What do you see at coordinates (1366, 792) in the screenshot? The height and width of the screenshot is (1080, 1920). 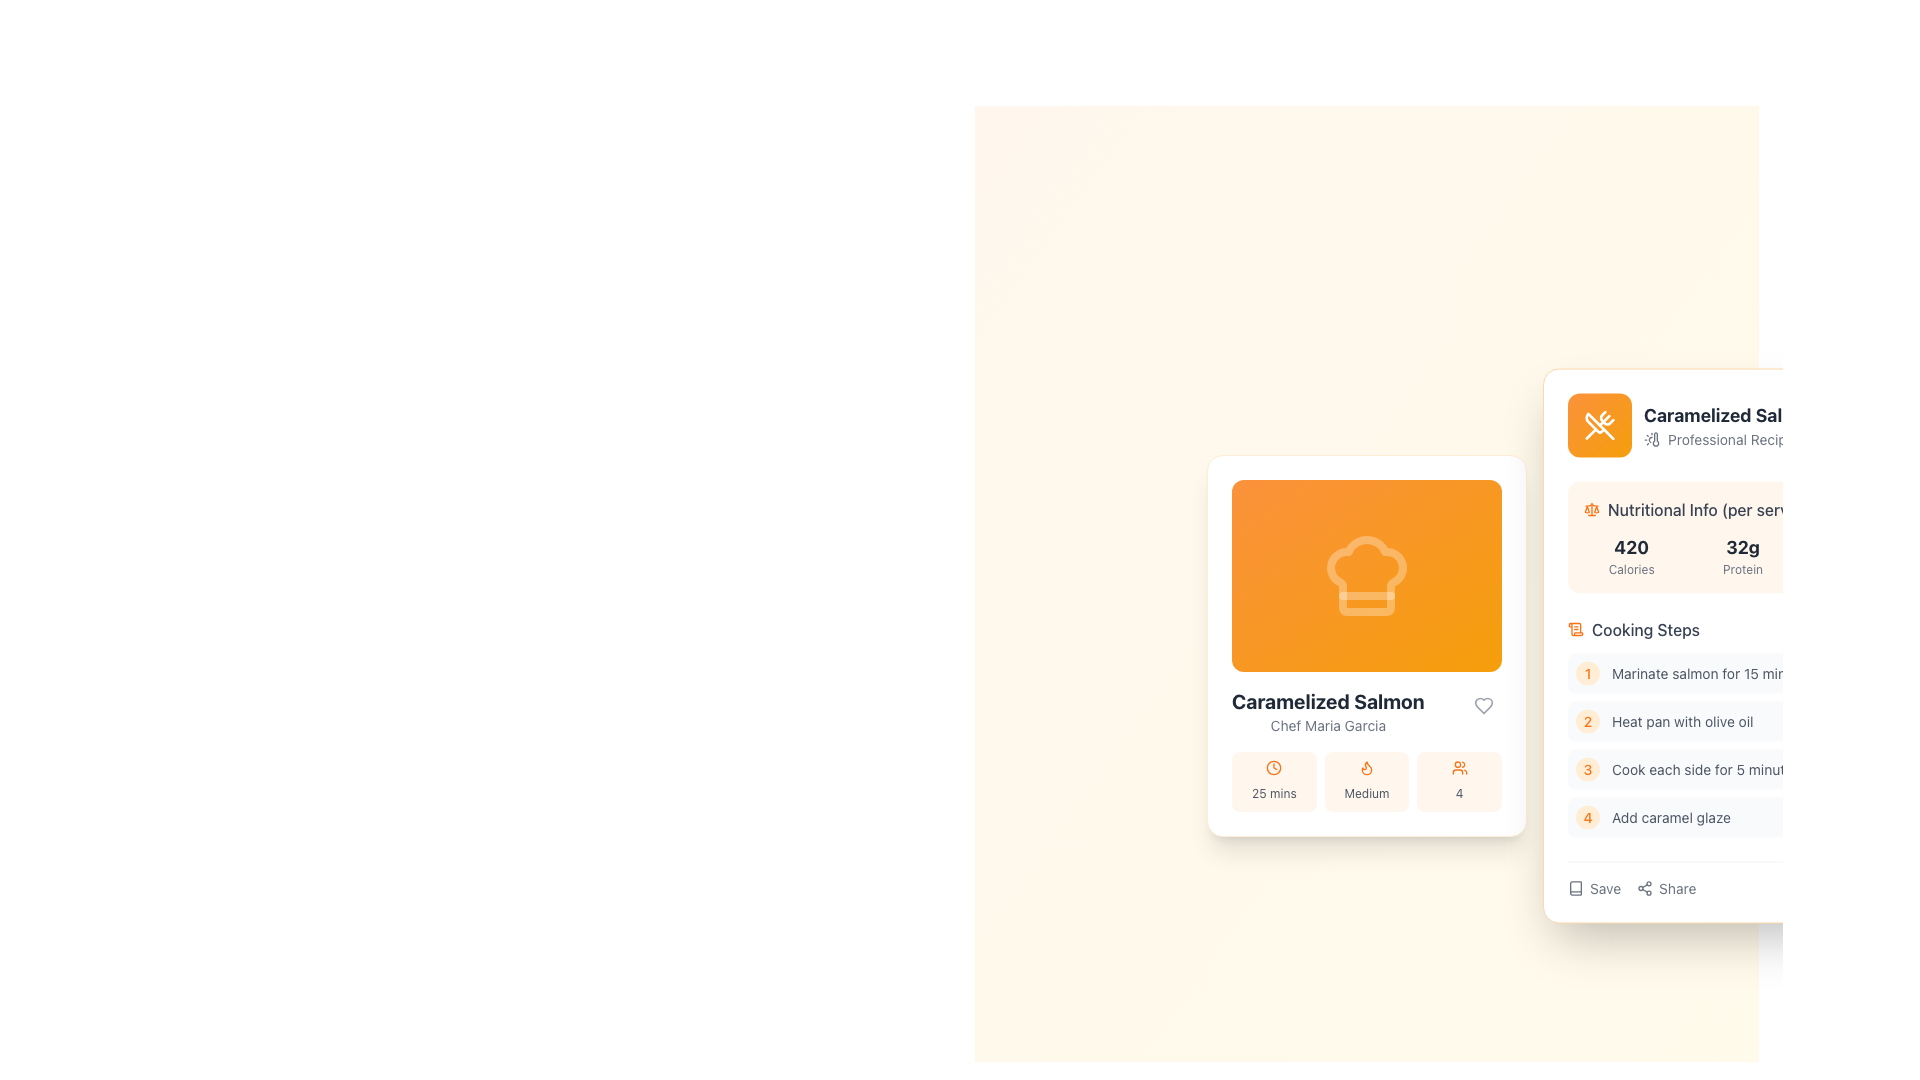 I see `text label displaying 'Medium' which is styled in a small gray font located beneath the flame icon on the recipe card` at bounding box center [1366, 792].